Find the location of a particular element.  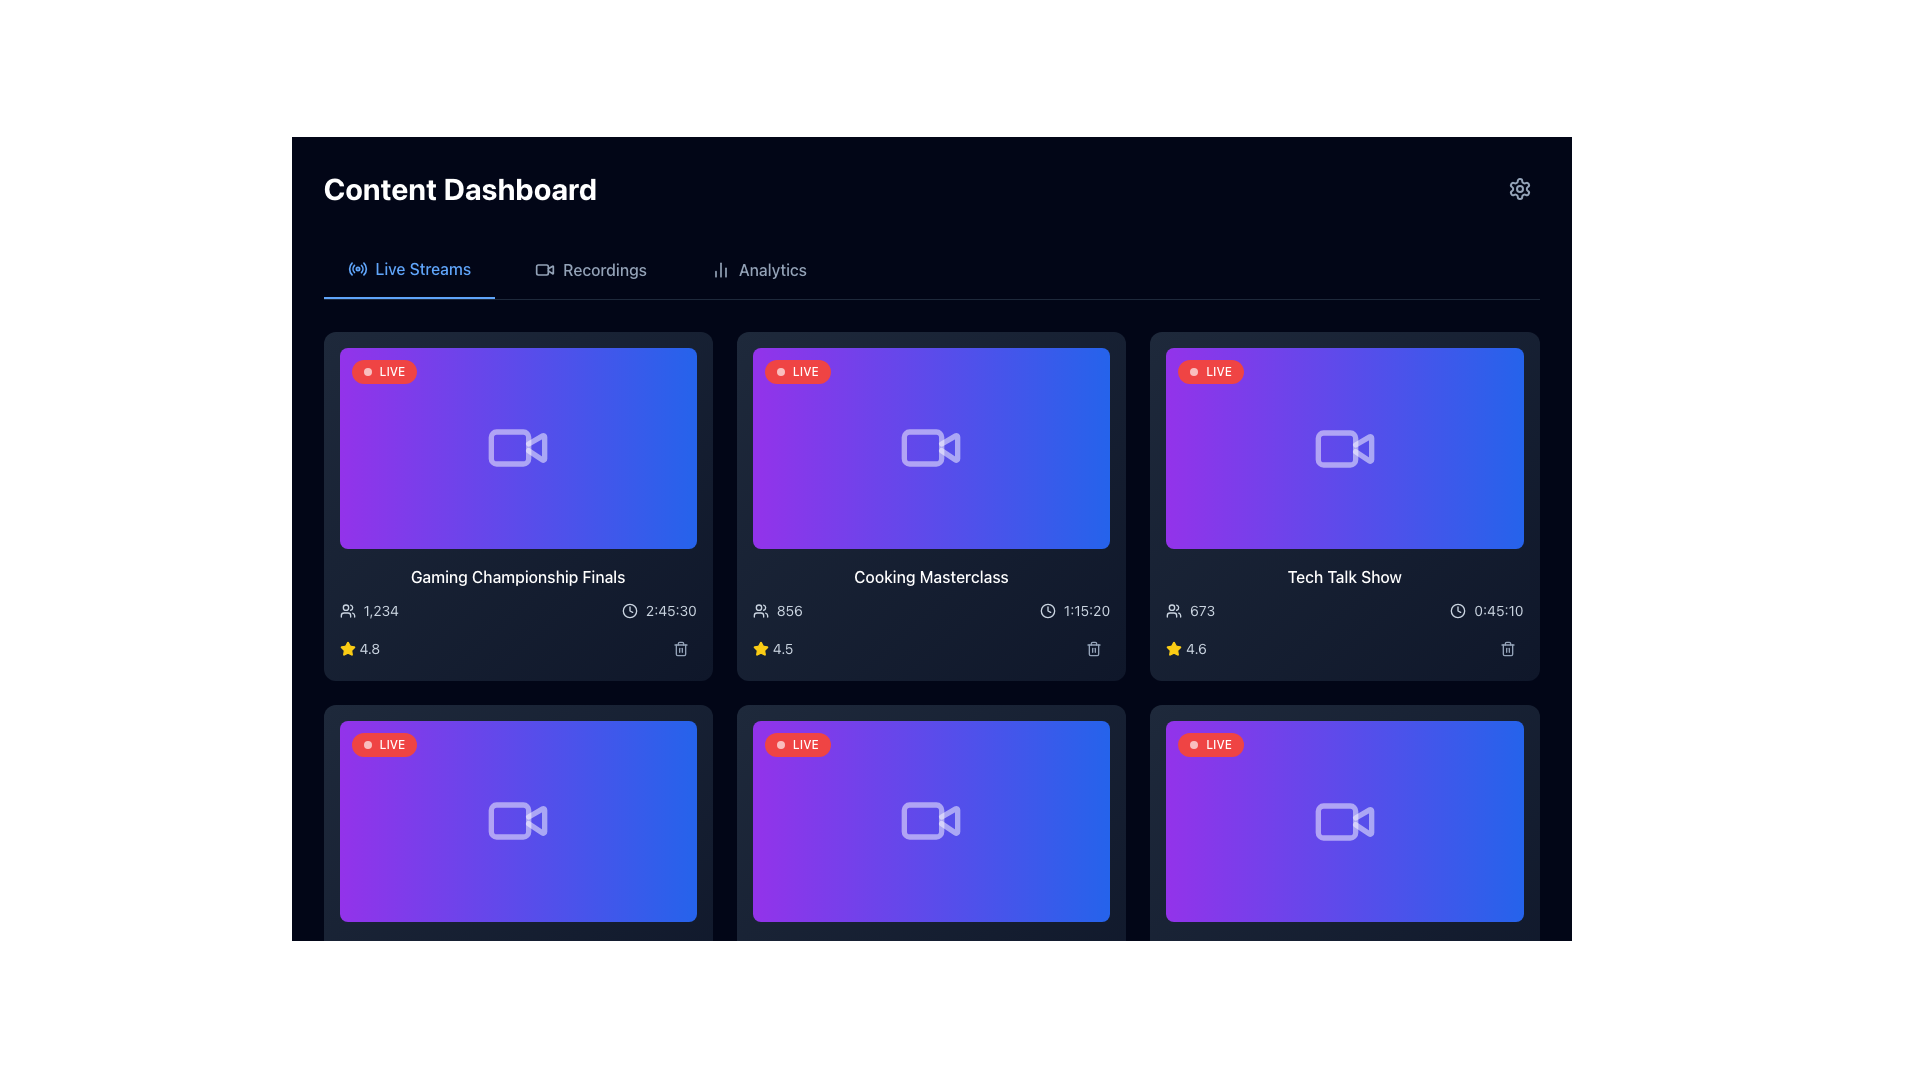

the 'Recordings' button in the navigation menu is located at coordinates (590, 270).